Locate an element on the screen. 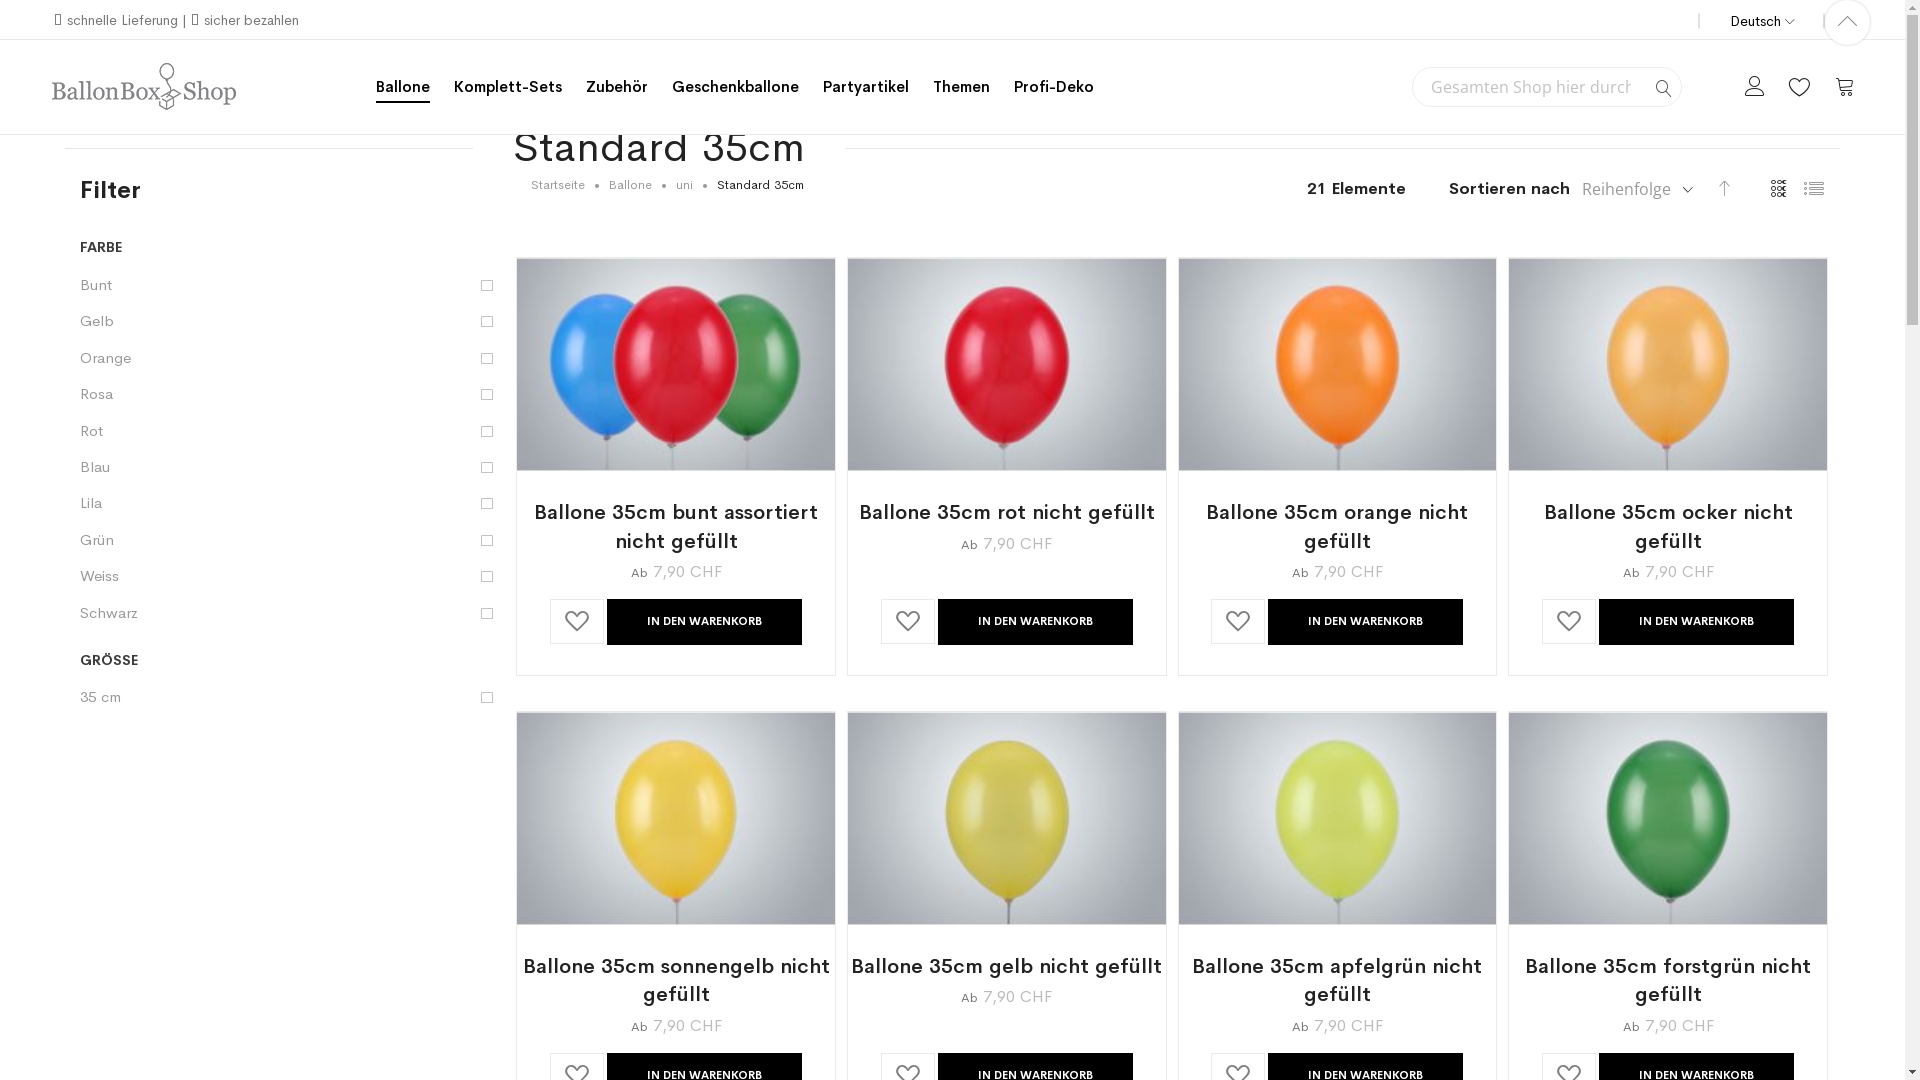  'uni' is located at coordinates (684, 185).